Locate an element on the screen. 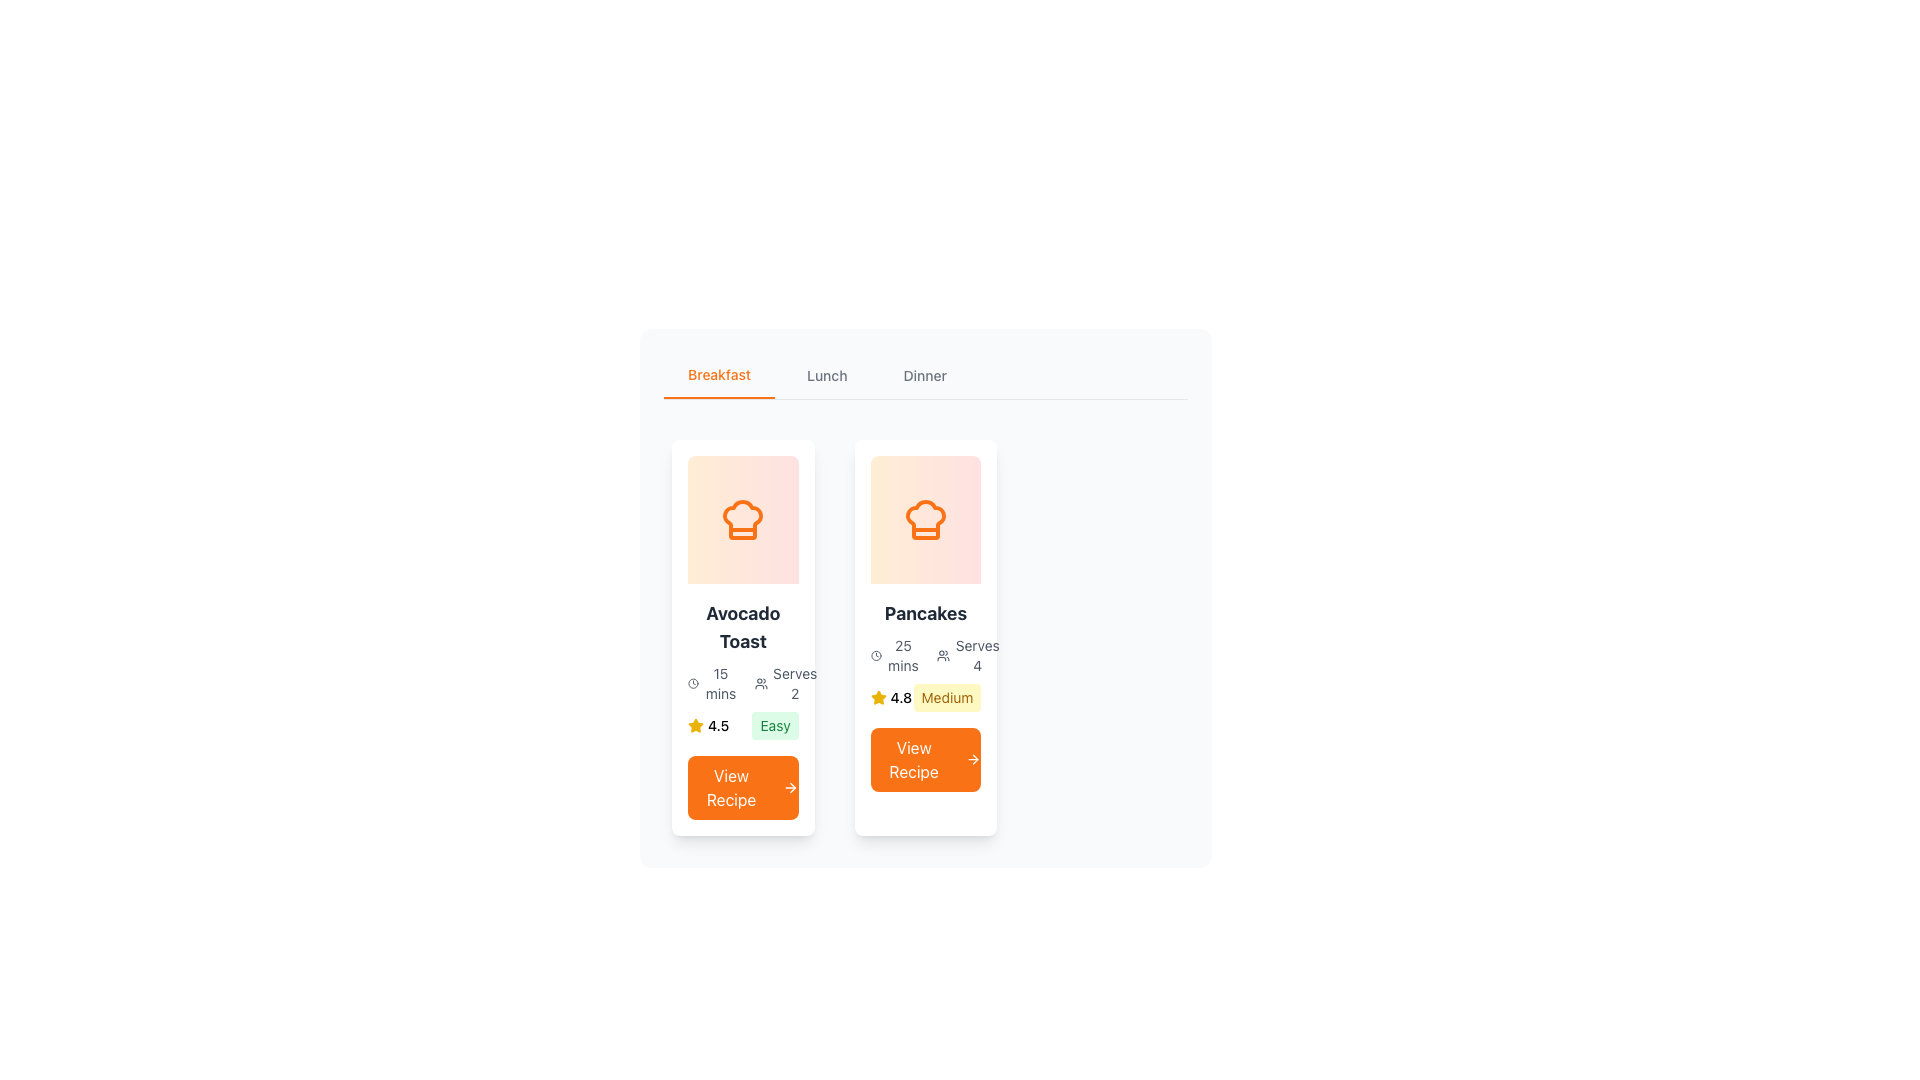 This screenshot has width=1920, height=1080. information displayed on the Informational text with icon that shows 'Serves 4' under the recipe description for 'Pancakes' is located at coordinates (969, 655).